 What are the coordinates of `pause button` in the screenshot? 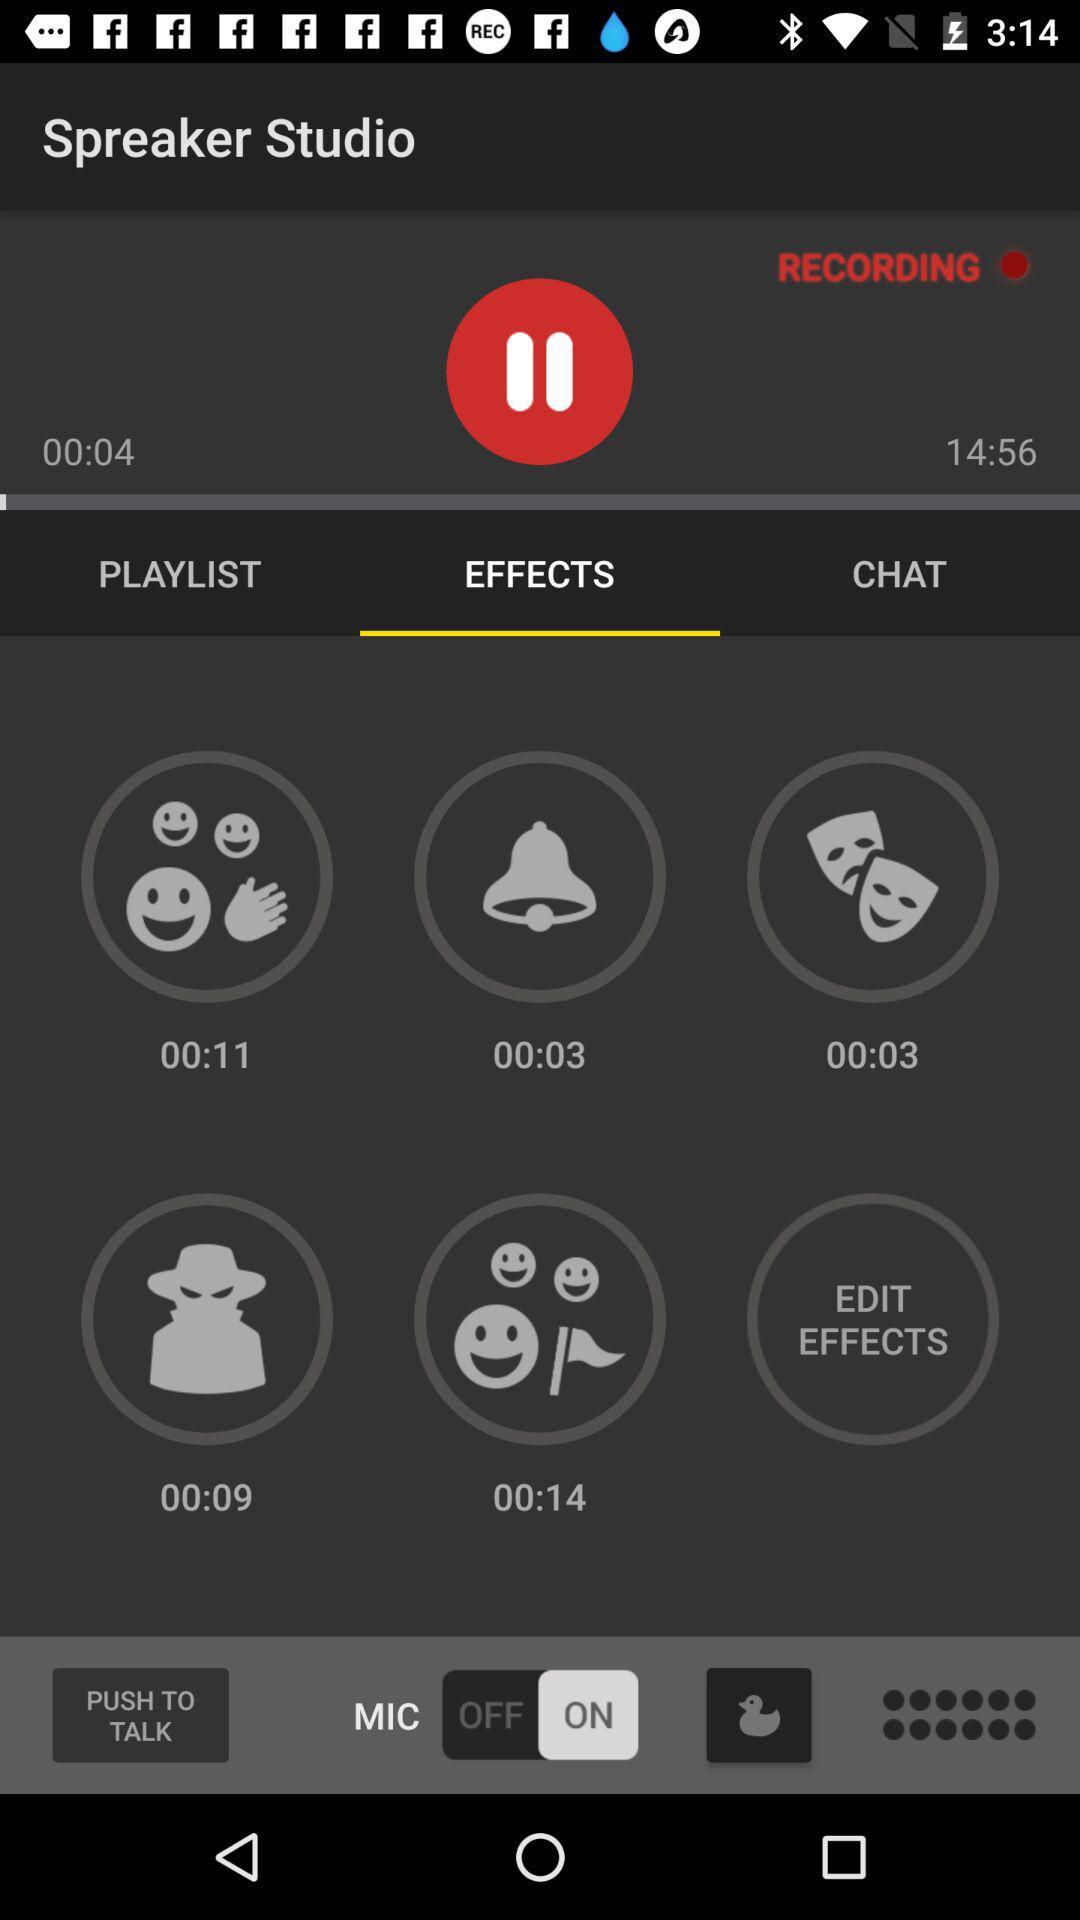 It's located at (538, 371).